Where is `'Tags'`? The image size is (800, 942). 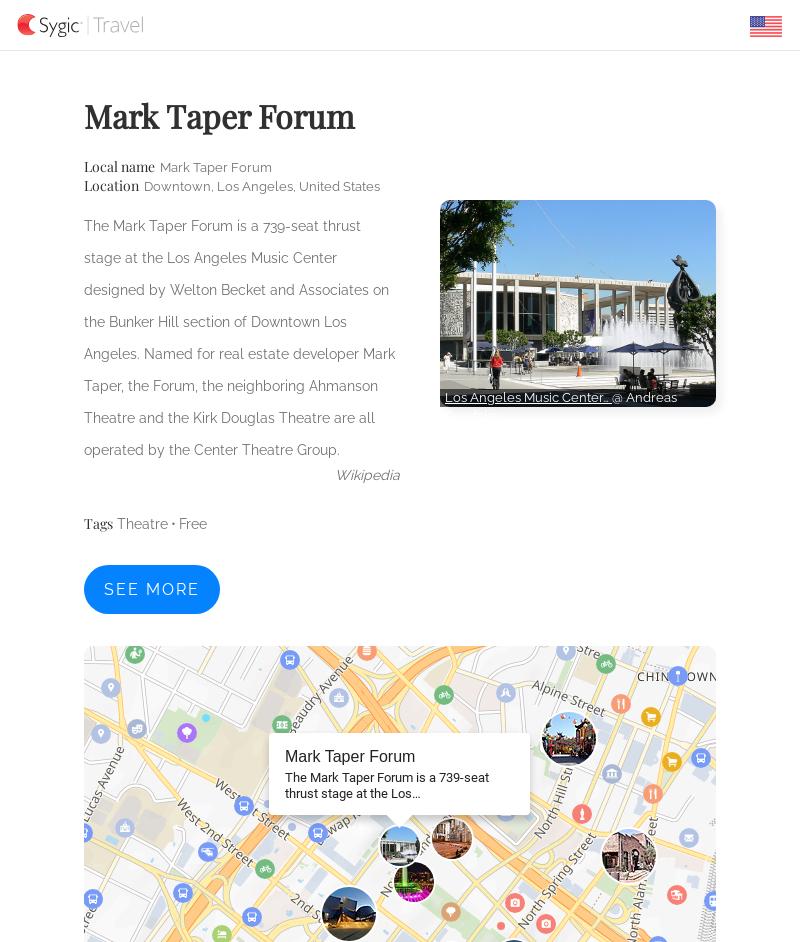
'Tags' is located at coordinates (98, 522).